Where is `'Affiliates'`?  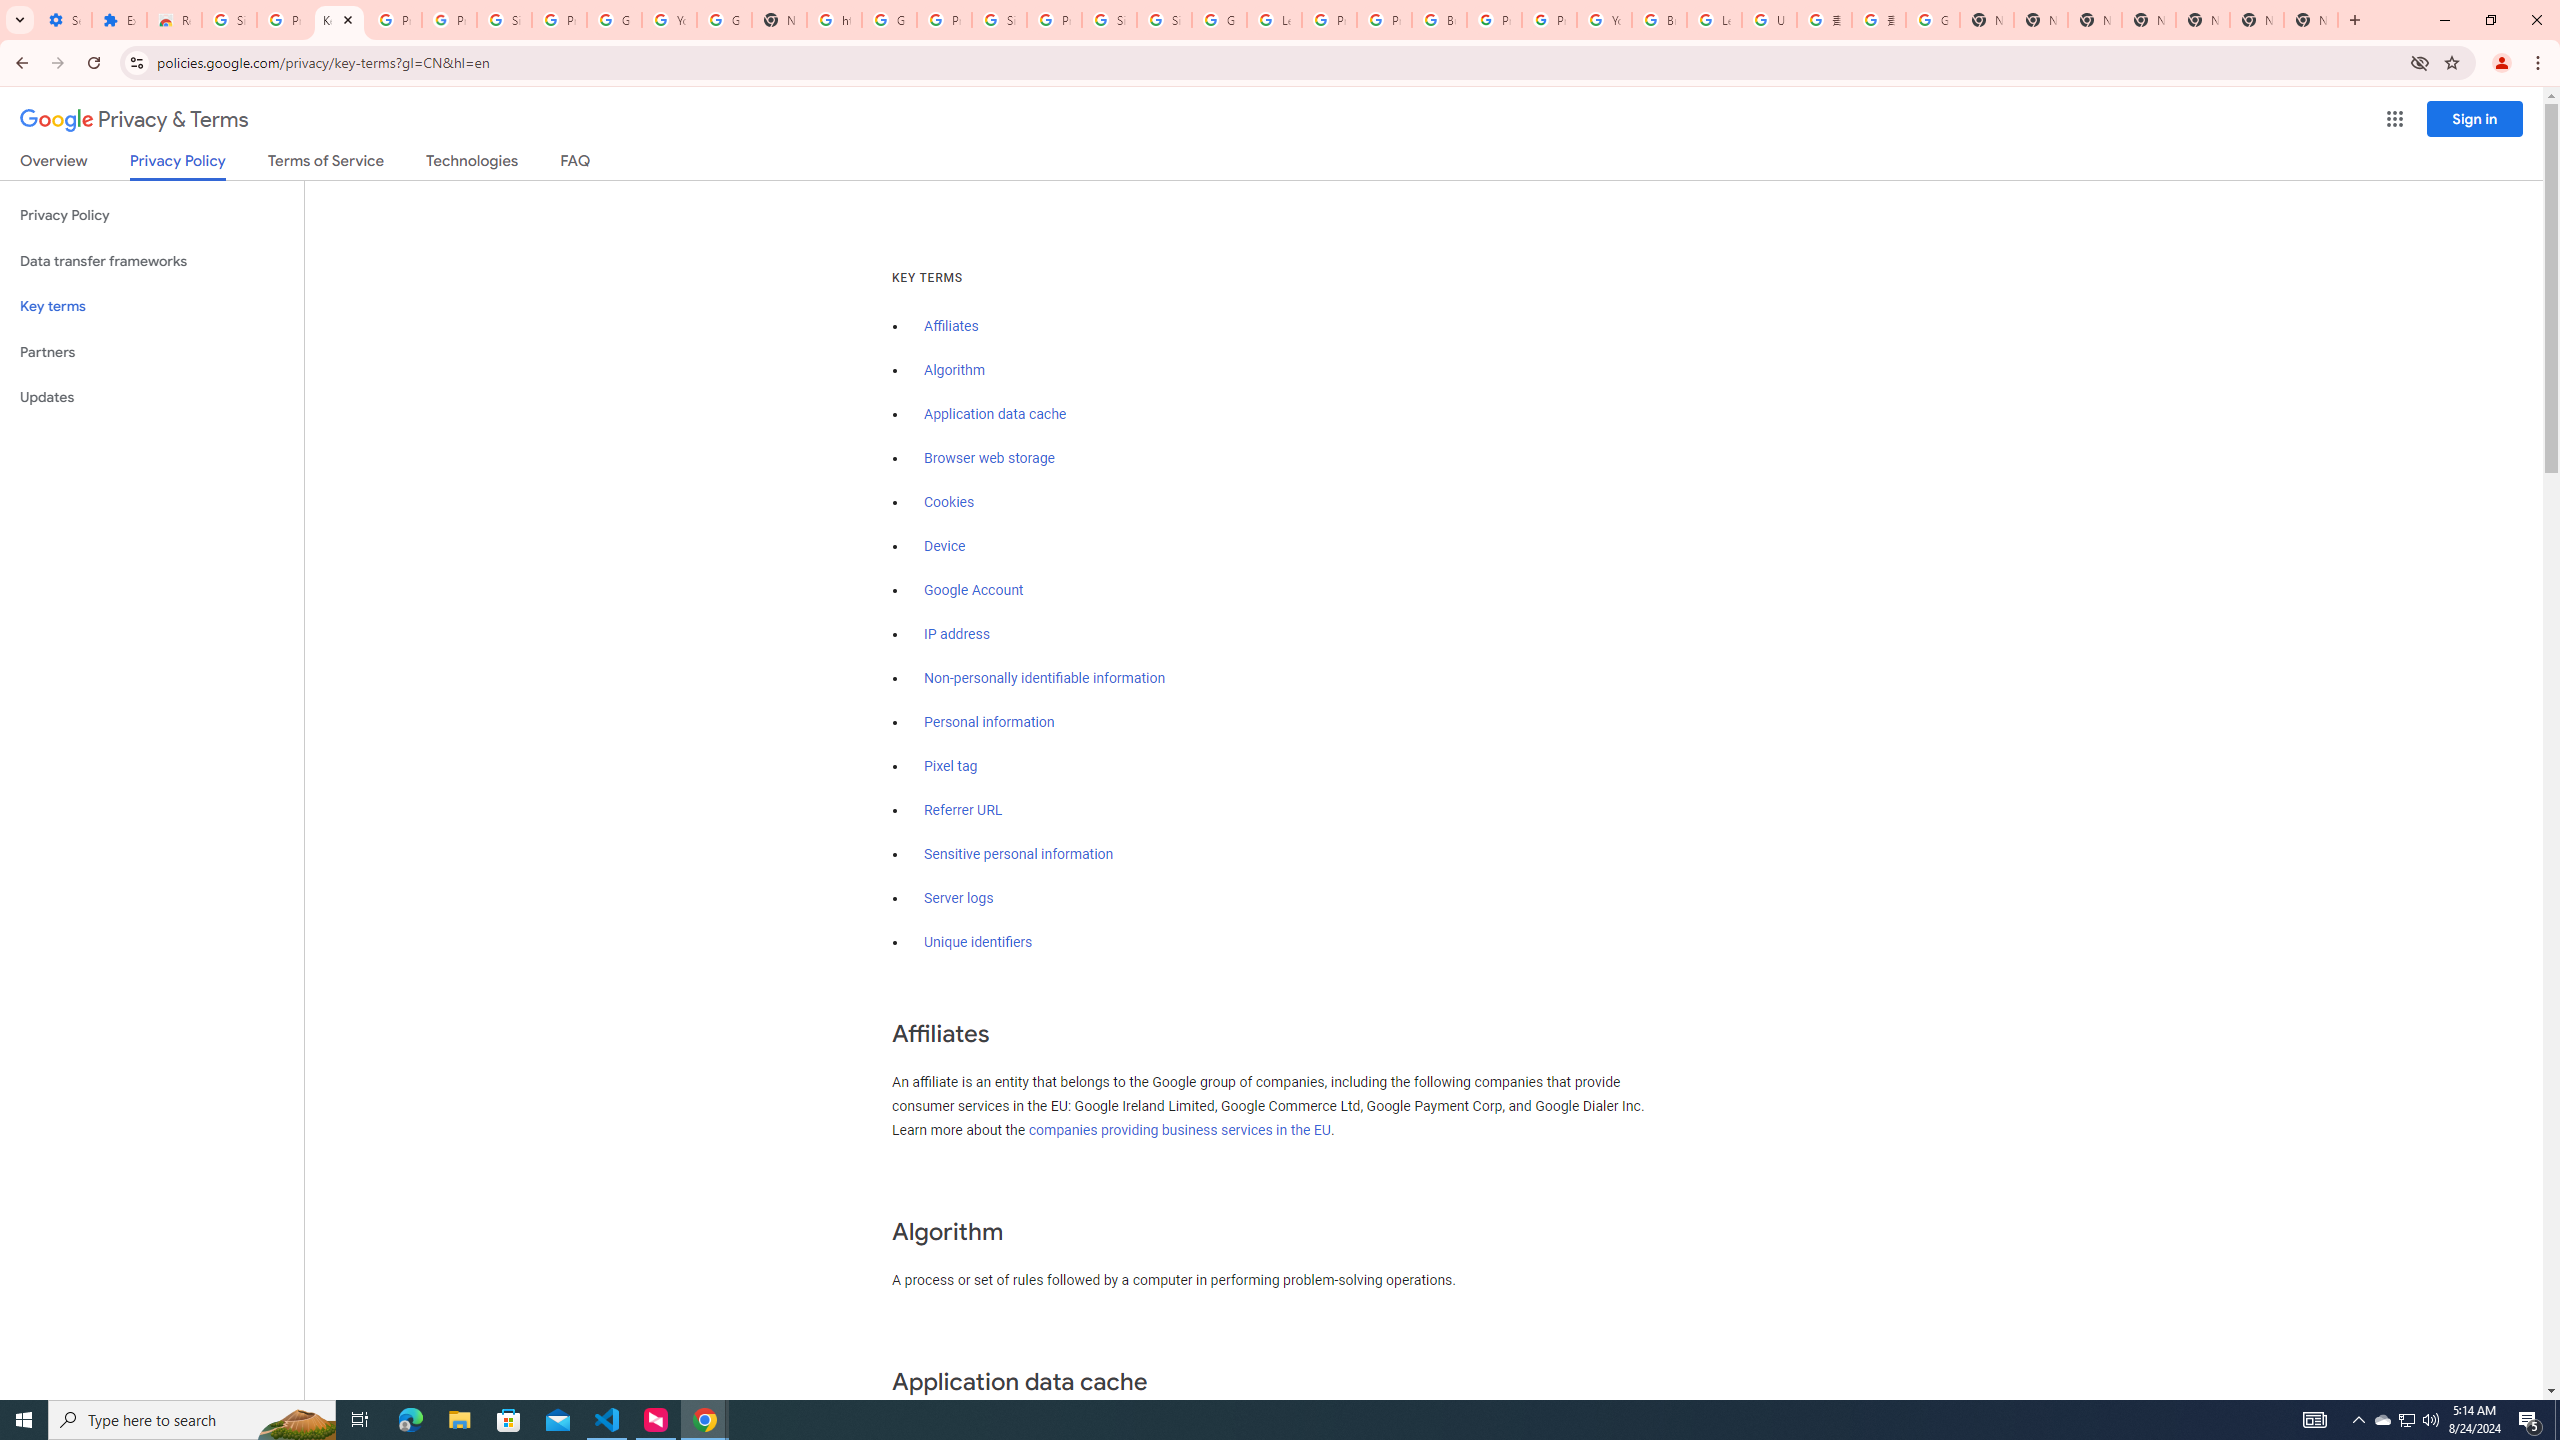
'Affiliates' is located at coordinates (950, 325).